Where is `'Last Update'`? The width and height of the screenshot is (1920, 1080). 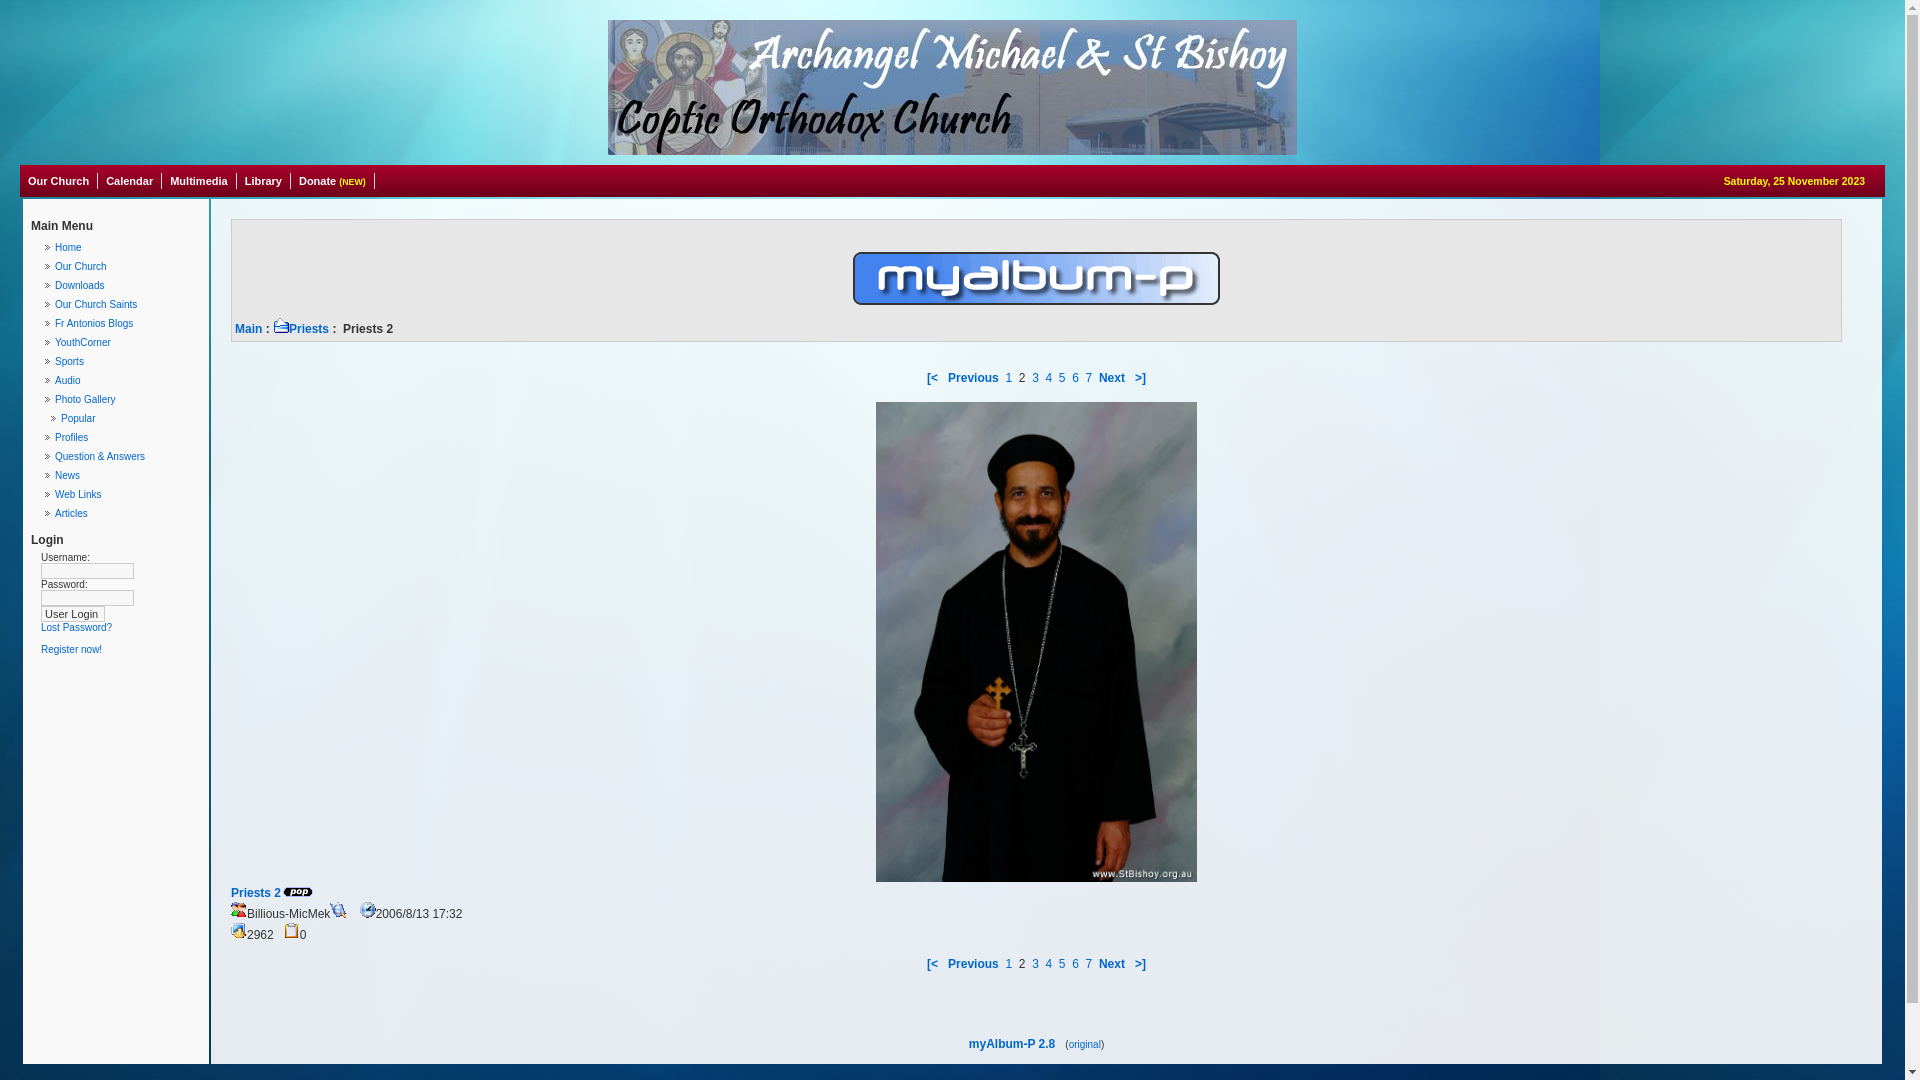 'Last Update' is located at coordinates (368, 910).